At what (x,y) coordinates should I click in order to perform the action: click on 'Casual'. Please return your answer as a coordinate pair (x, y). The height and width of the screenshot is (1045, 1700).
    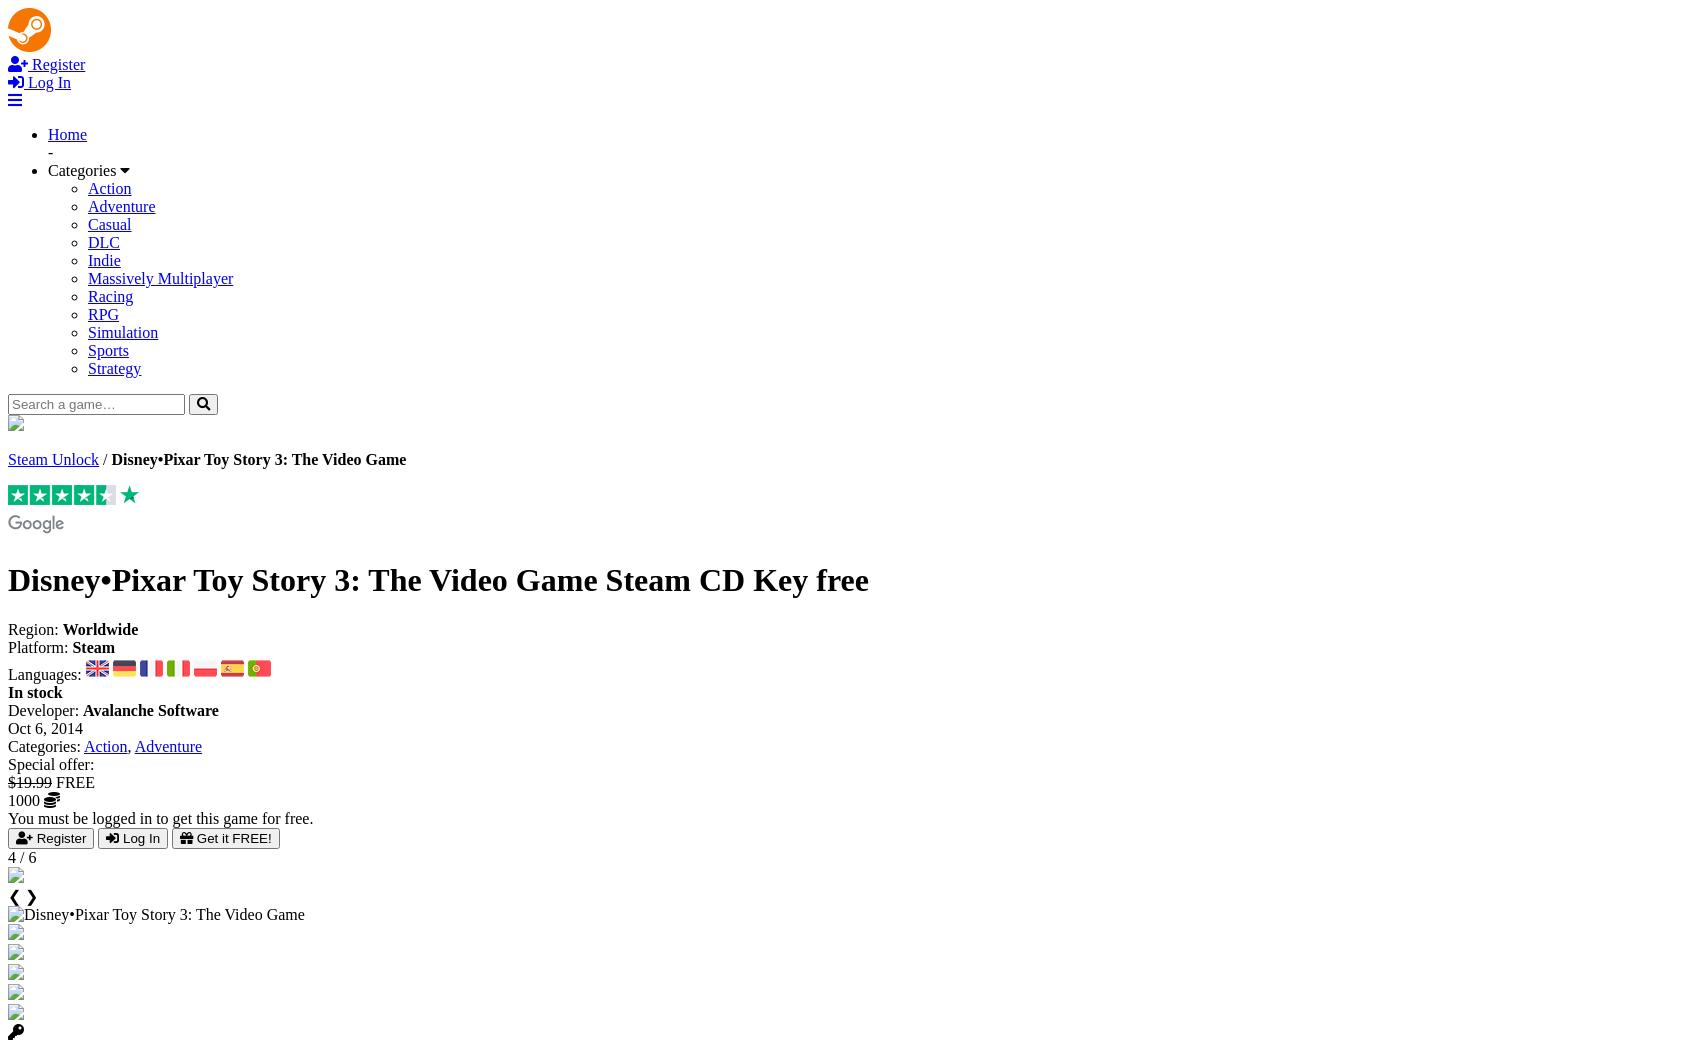
    Looking at the image, I should click on (108, 224).